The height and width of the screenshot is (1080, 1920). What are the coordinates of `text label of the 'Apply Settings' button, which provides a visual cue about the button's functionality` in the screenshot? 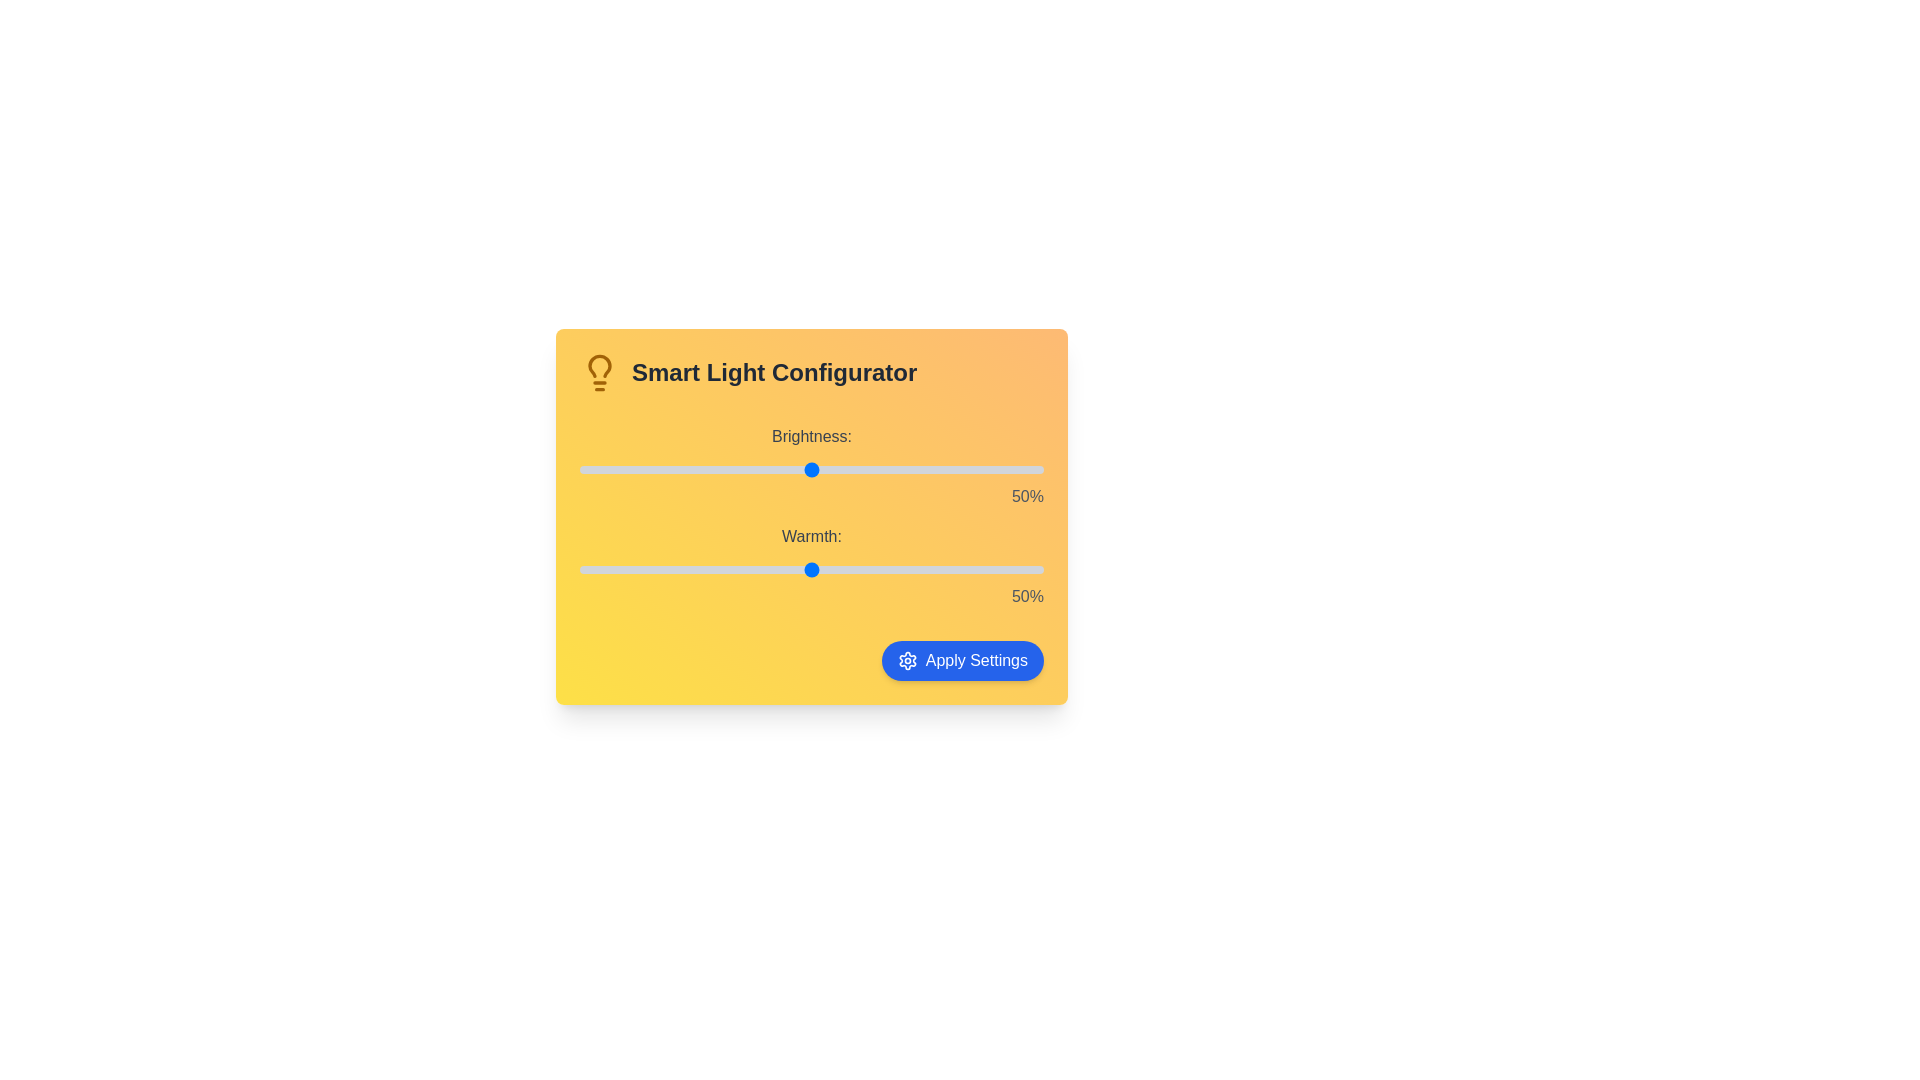 It's located at (976, 660).